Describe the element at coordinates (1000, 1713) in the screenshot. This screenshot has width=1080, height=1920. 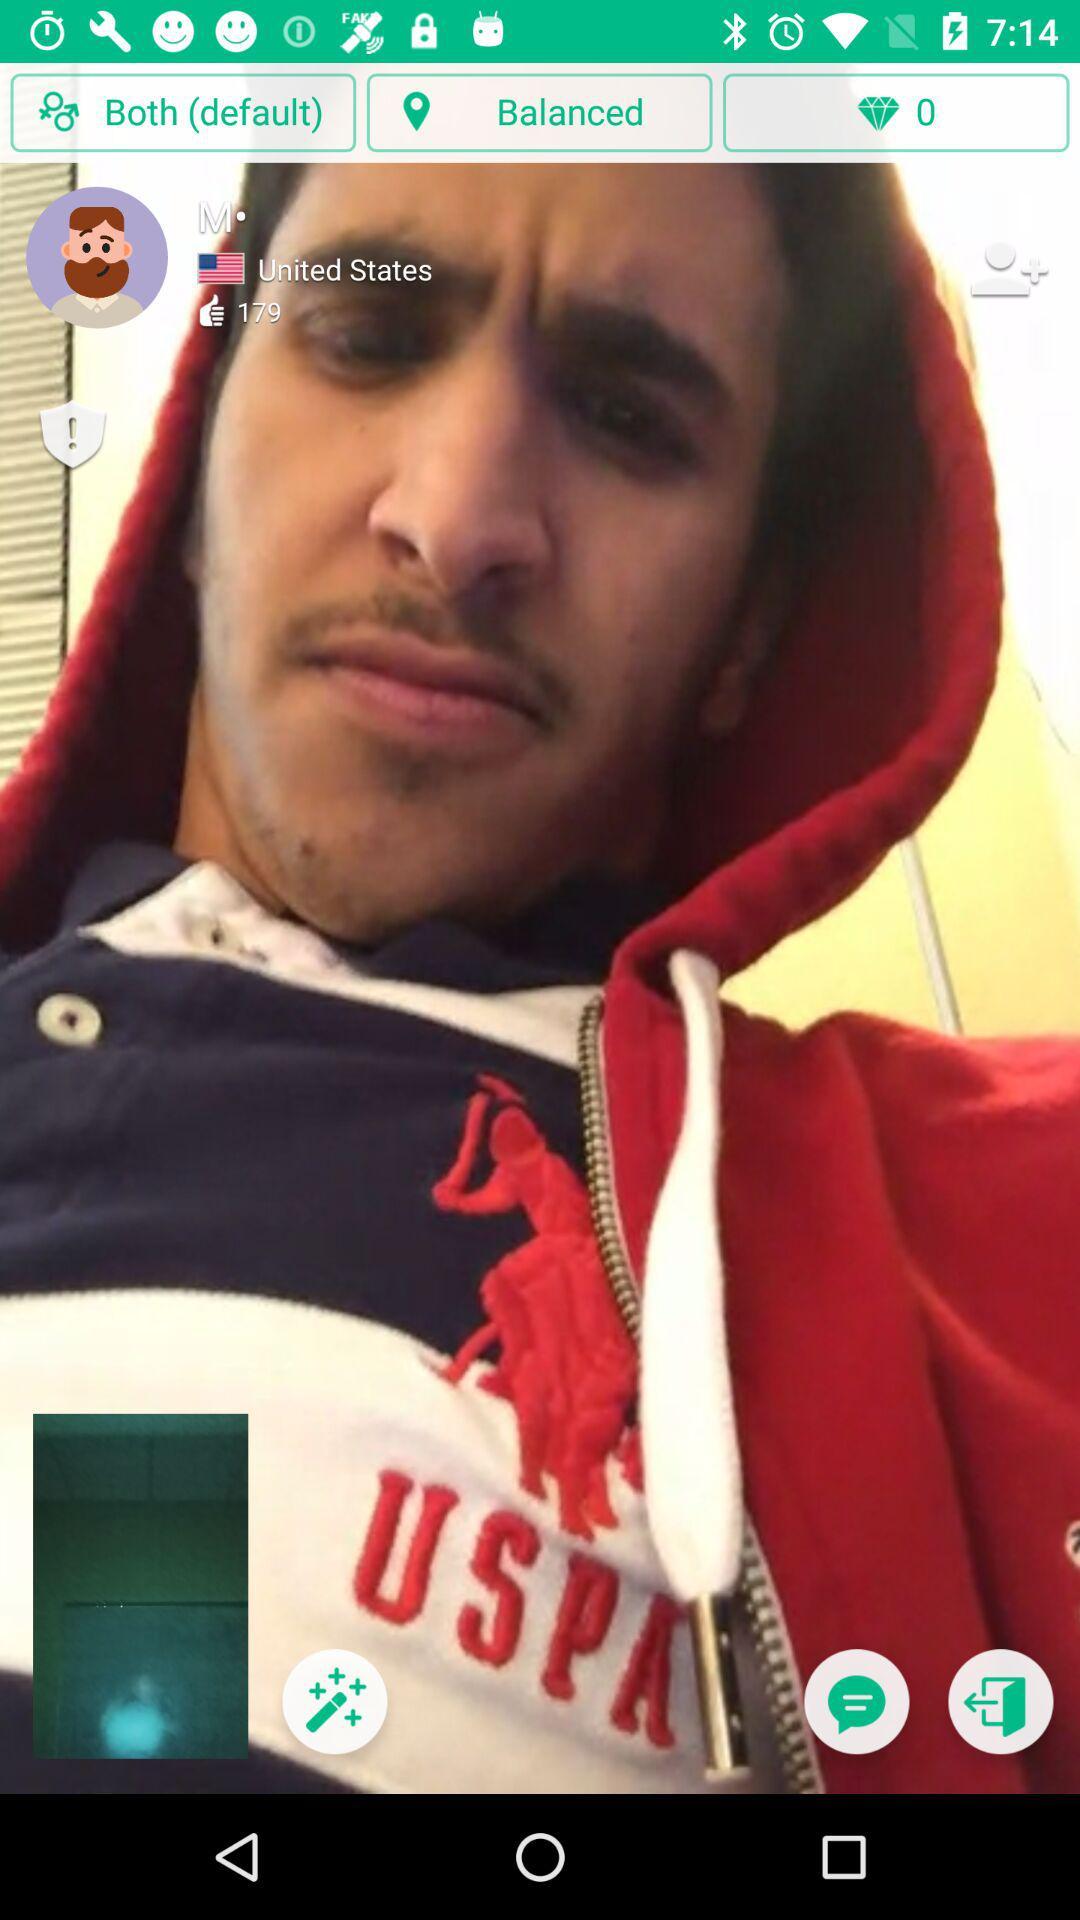
I see `sair do bate-papo` at that location.